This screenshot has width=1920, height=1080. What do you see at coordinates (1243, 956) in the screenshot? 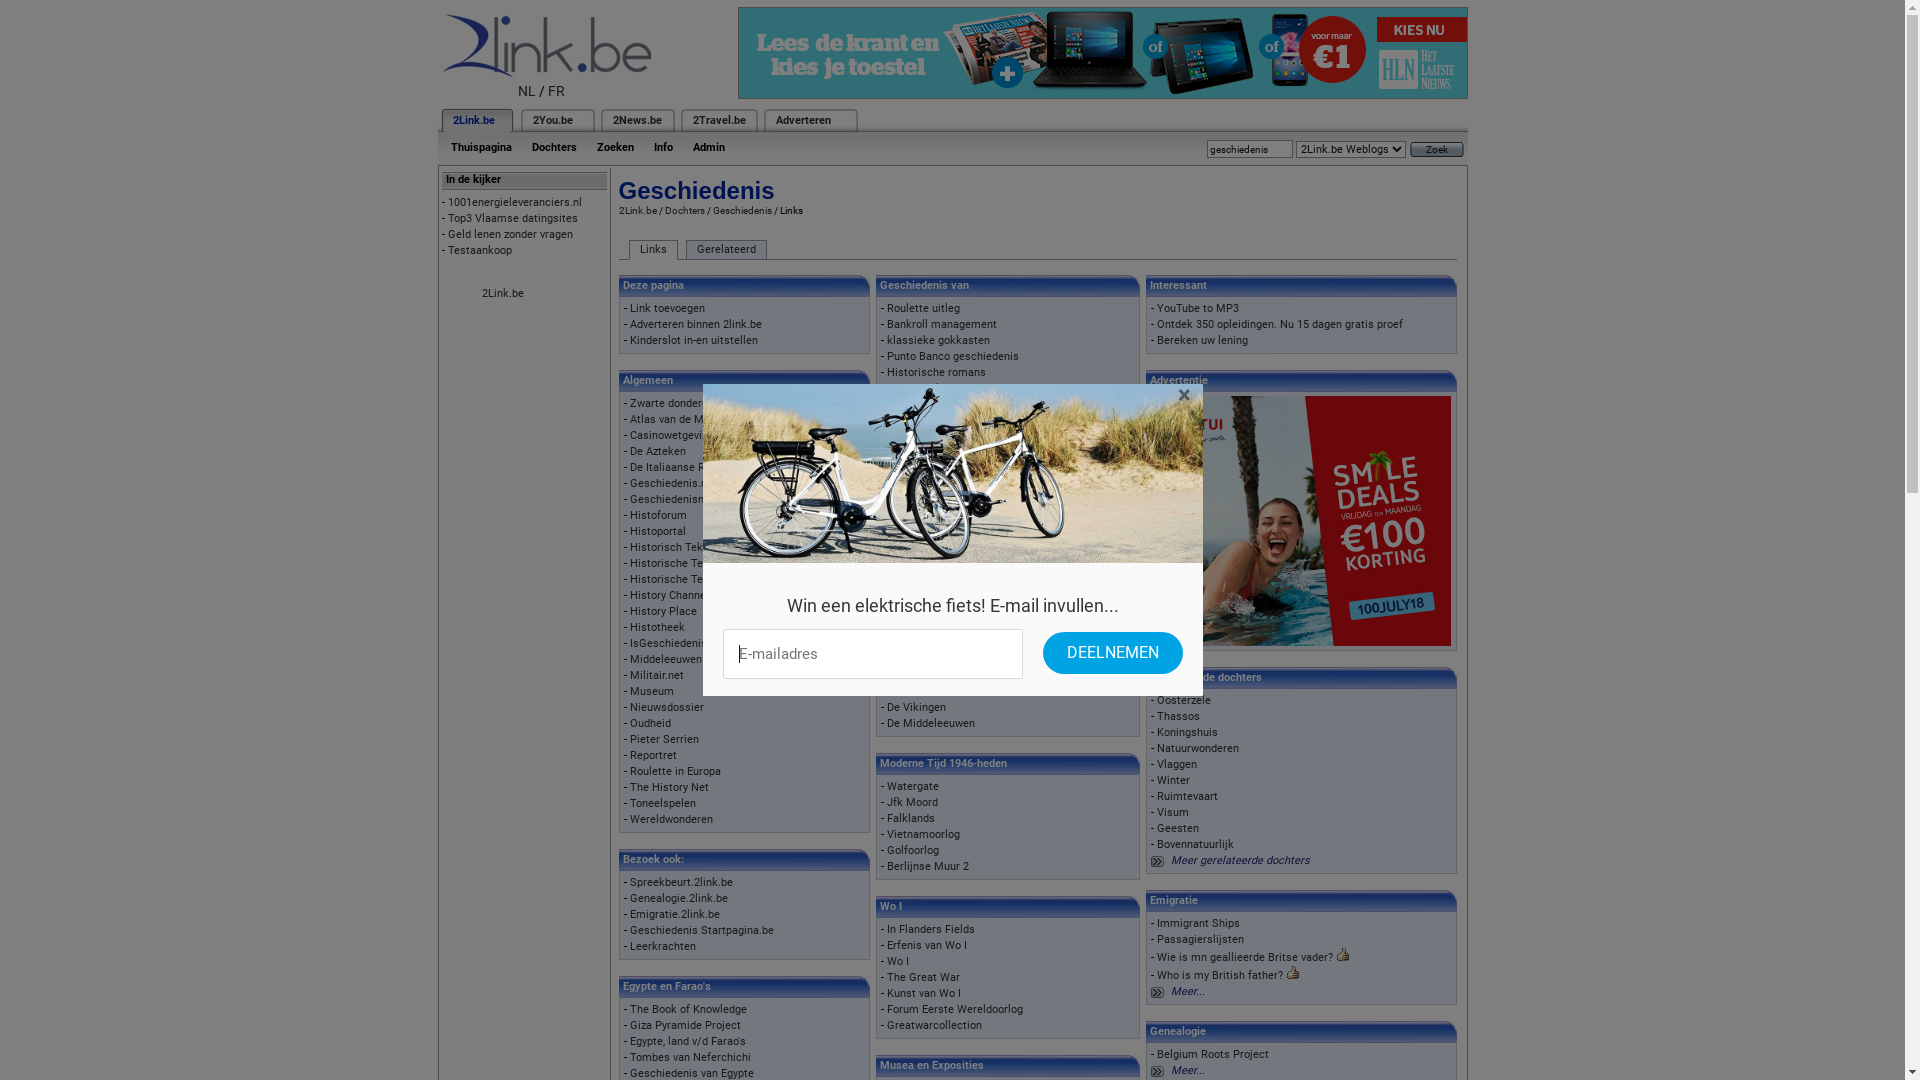
I see `'Wie is mn geallieerde Britse vader?'` at bounding box center [1243, 956].